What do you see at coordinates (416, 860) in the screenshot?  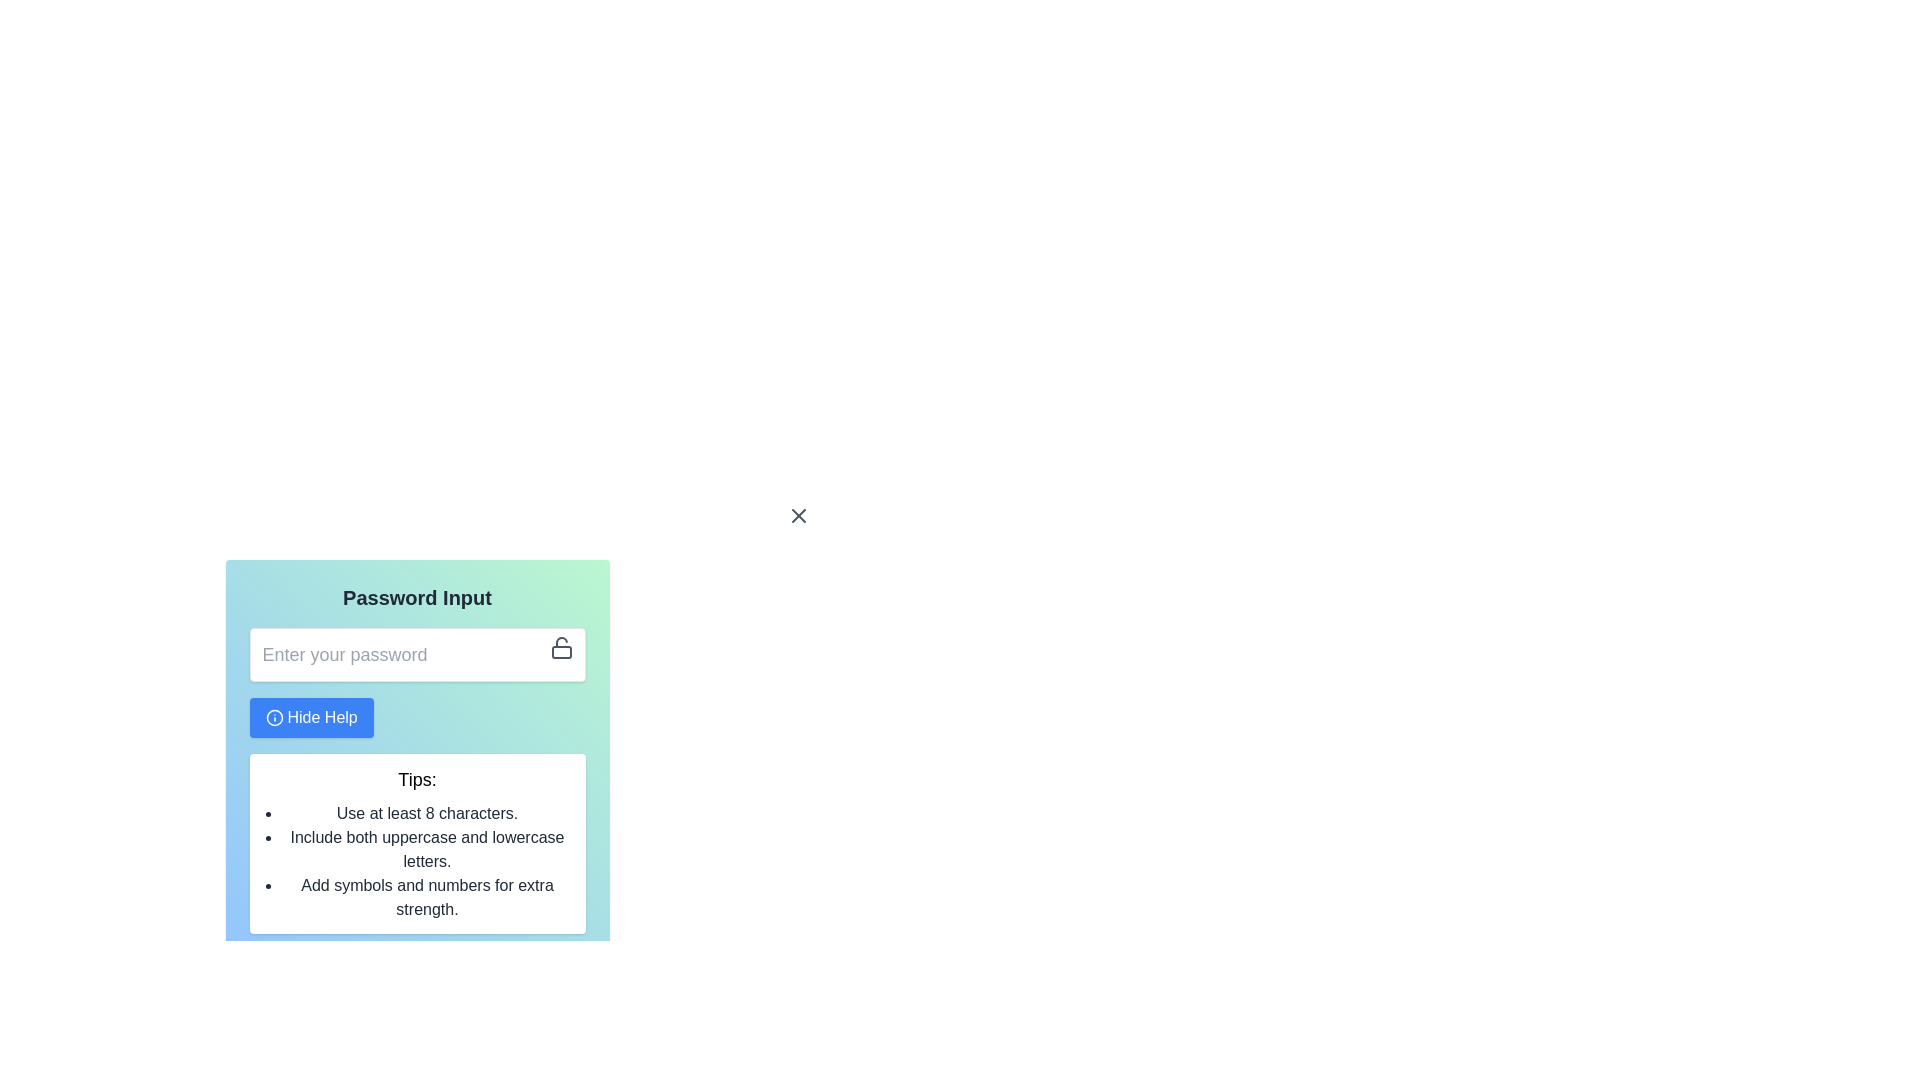 I see `tips from the textual component containing three bullet points about creating a strong password, which is located directly below the title 'Tips:' in the 'Password Input' box` at bounding box center [416, 860].